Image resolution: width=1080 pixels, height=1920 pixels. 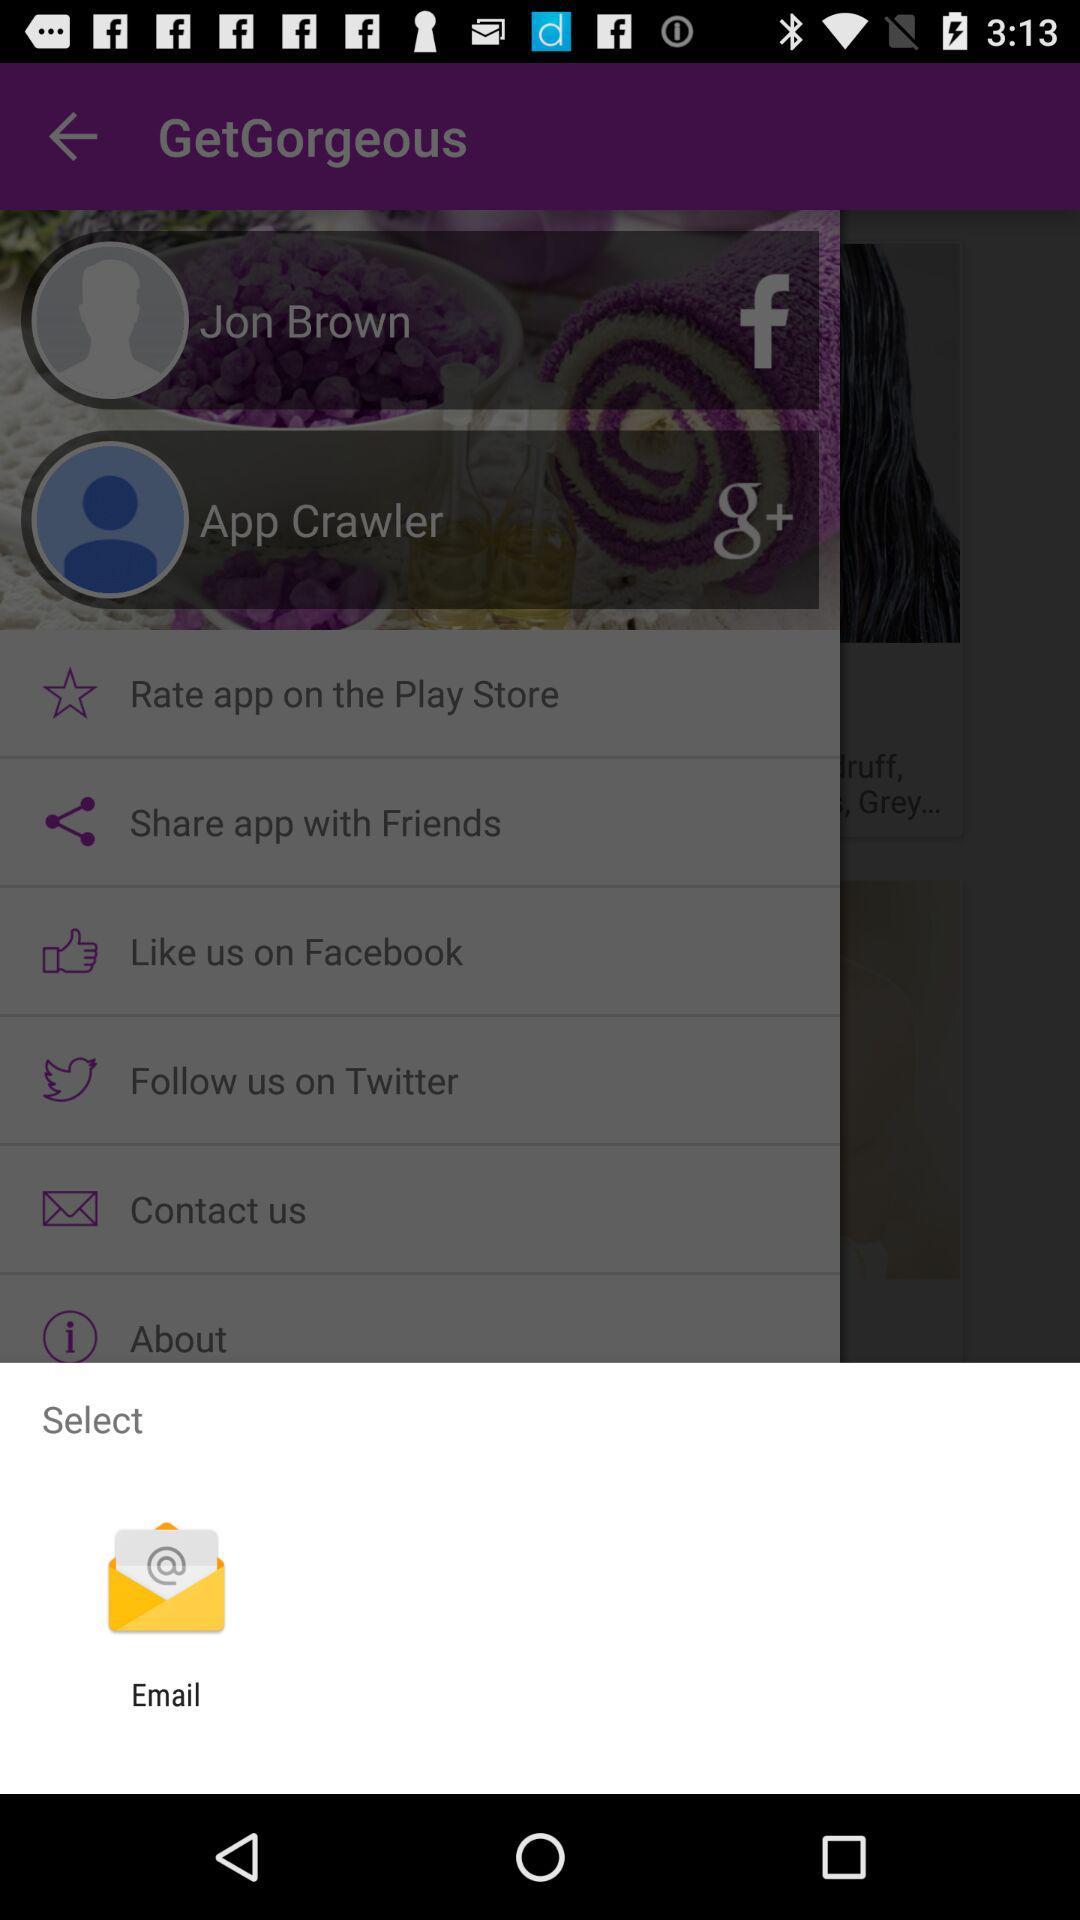 I want to click on email, so click(x=165, y=1711).